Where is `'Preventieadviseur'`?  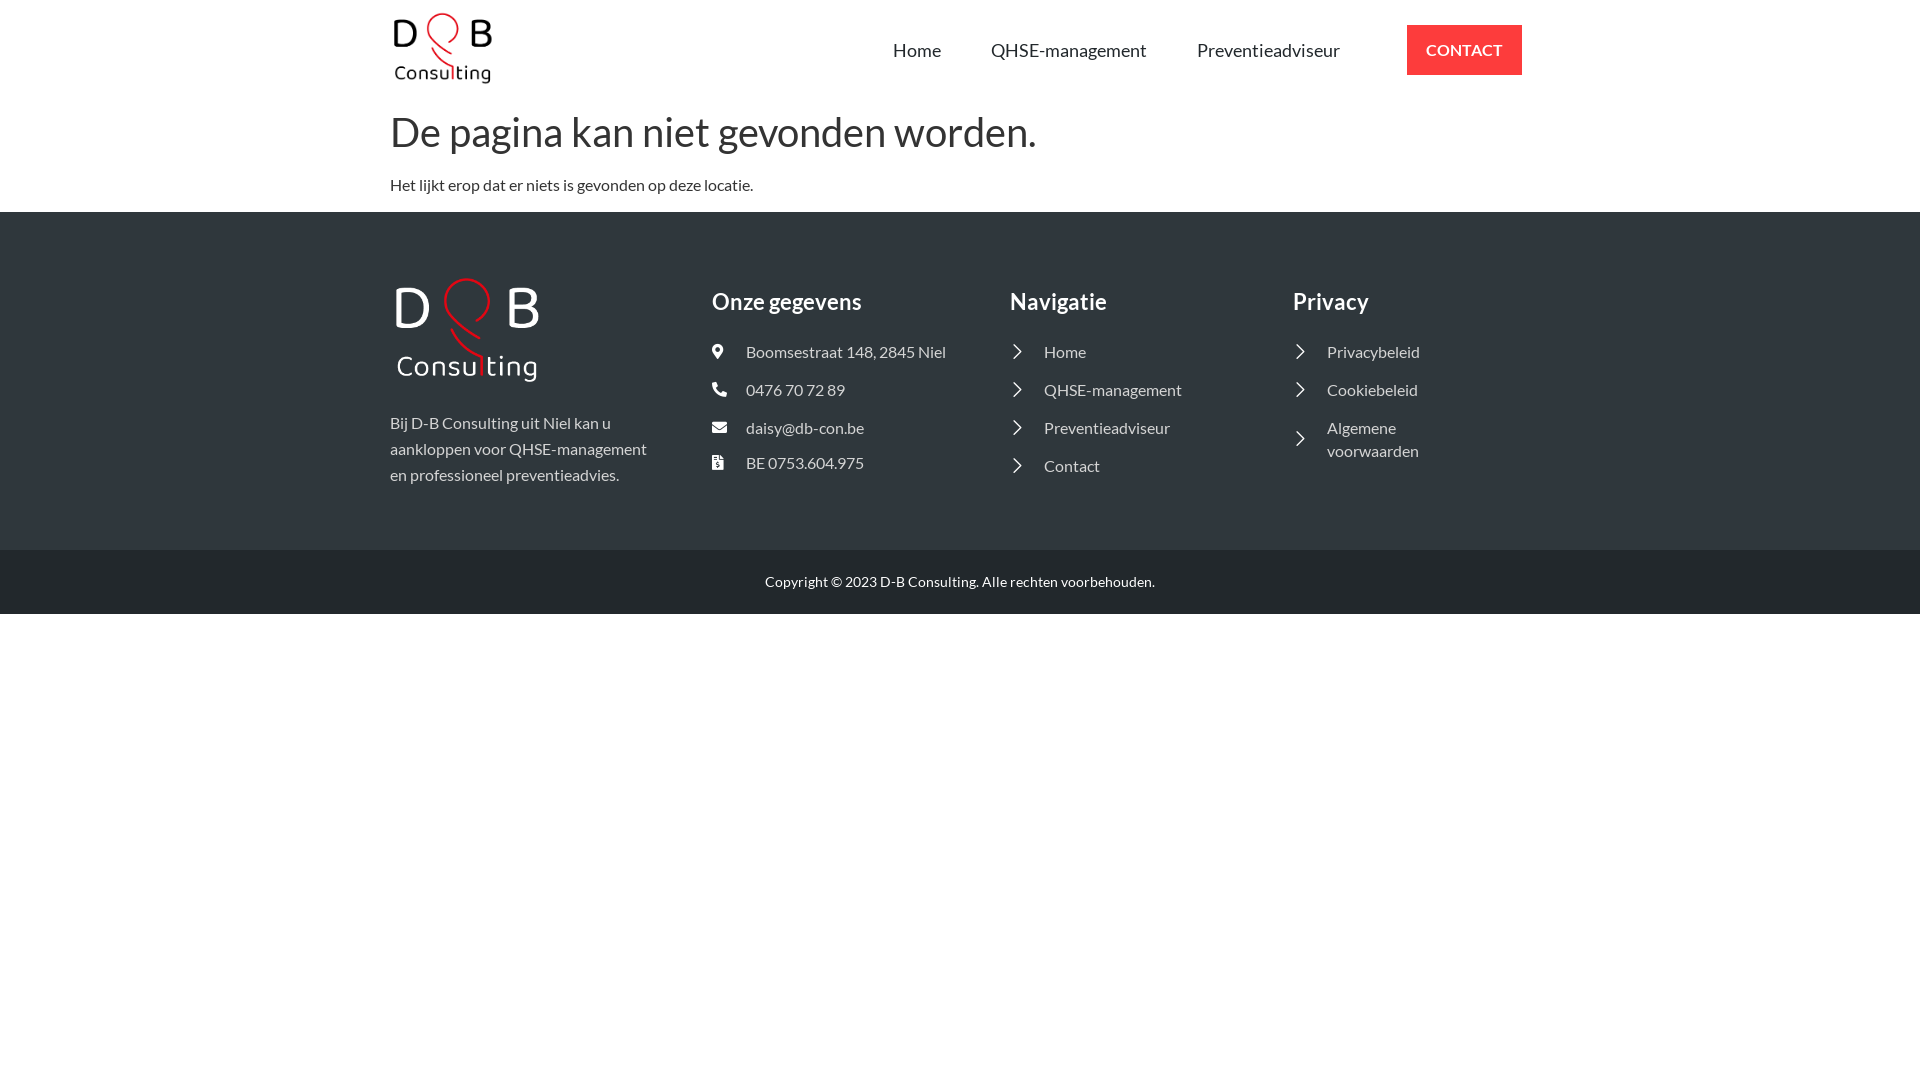 'Preventieadviseur' is located at coordinates (1267, 49).